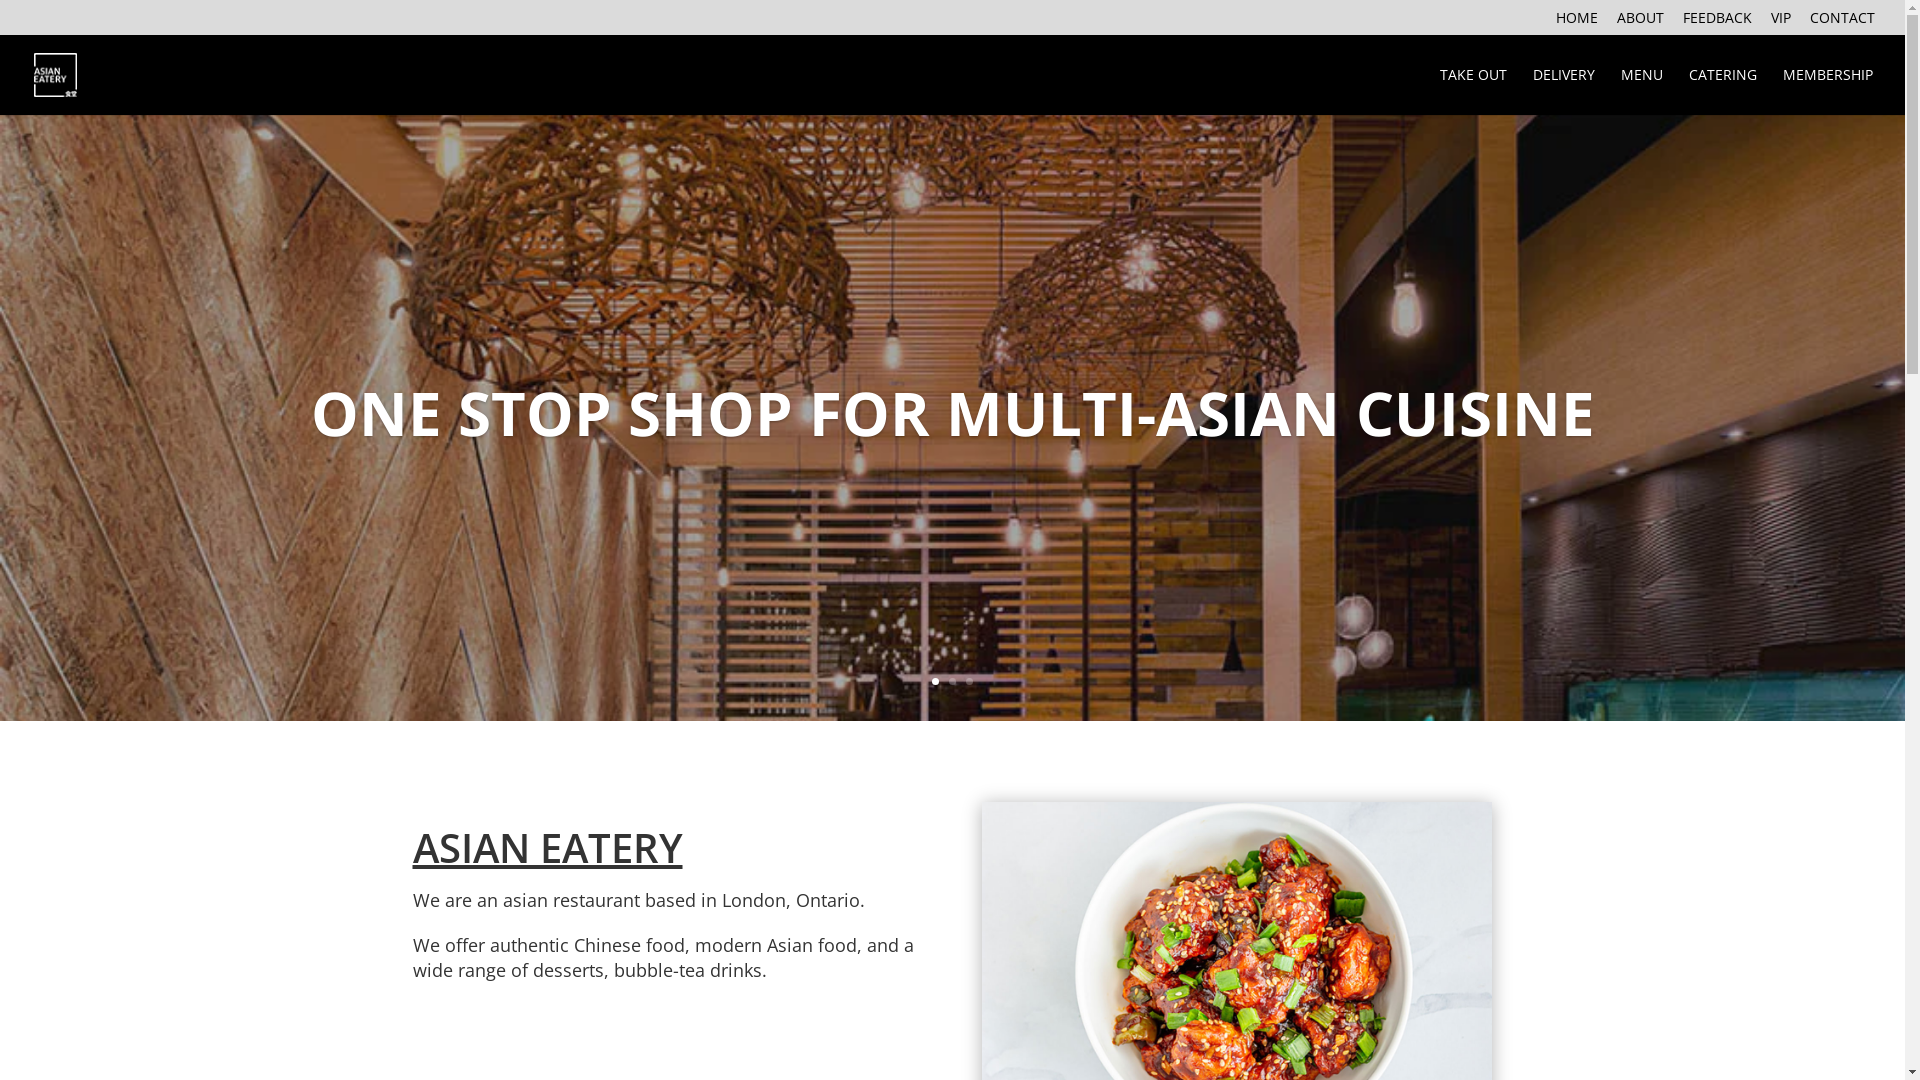 The height and width of the screenshot is (1080, 1920). What do you see at coordinates (1640, 22) in the screenshot?
I see `'ABOUT'` at bounding box center [1640, 22].